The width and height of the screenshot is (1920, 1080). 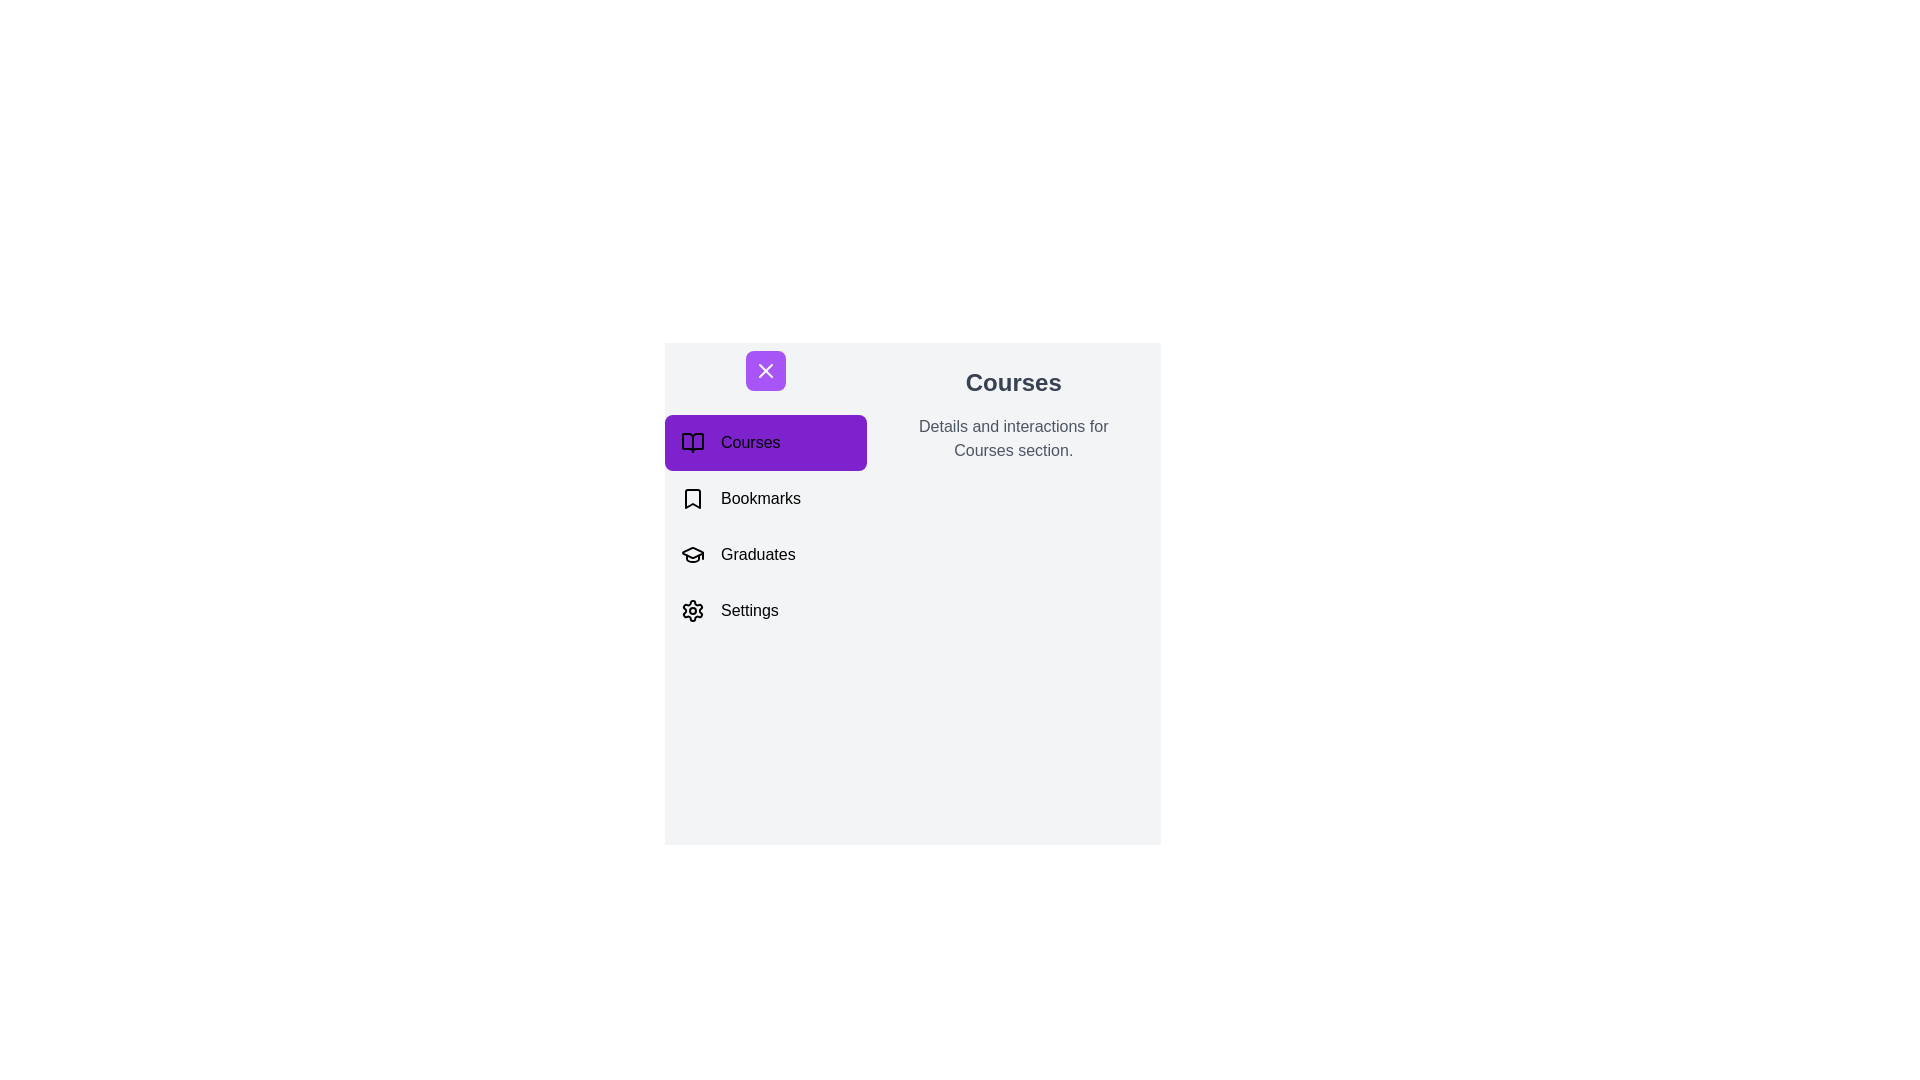 I want to click on the navigation item Courses to preview its action, so click(x=764, y=442).